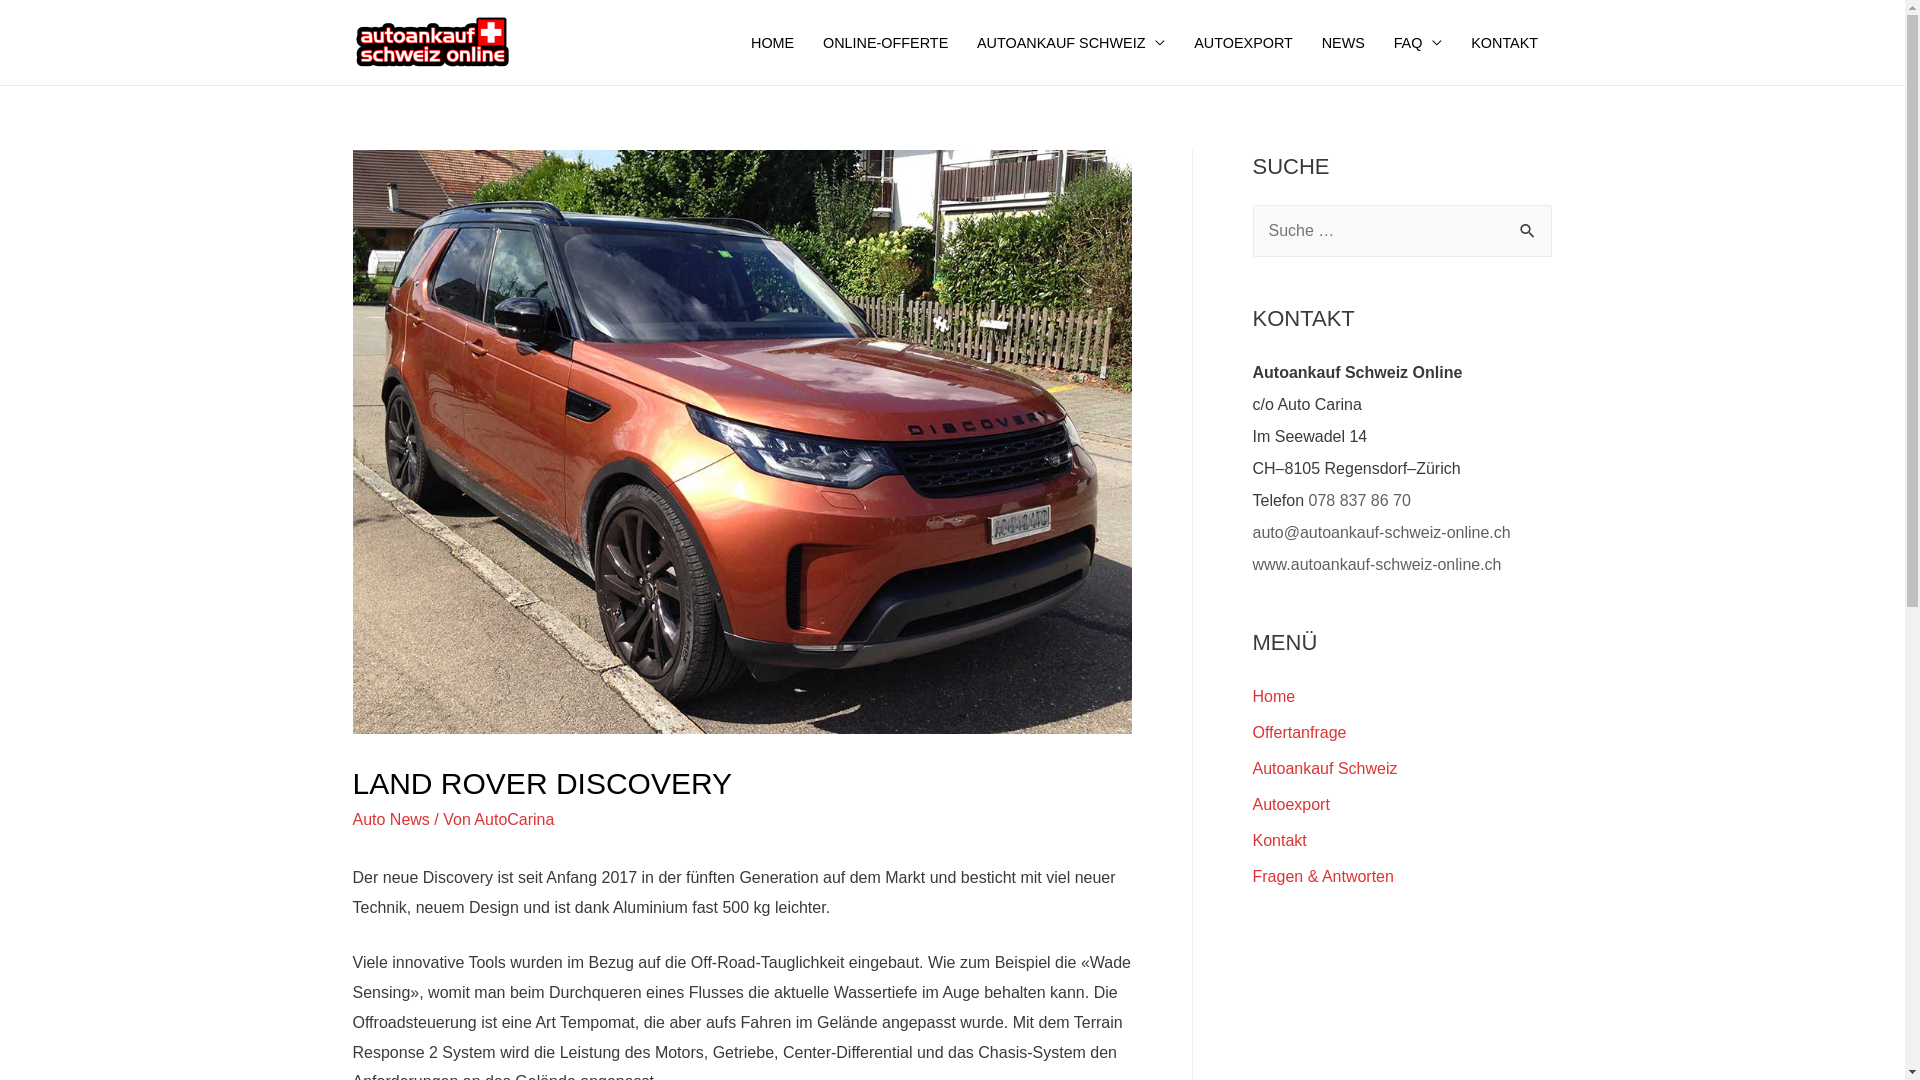  I want to click on 'AutoCarina', so click(513, 819).